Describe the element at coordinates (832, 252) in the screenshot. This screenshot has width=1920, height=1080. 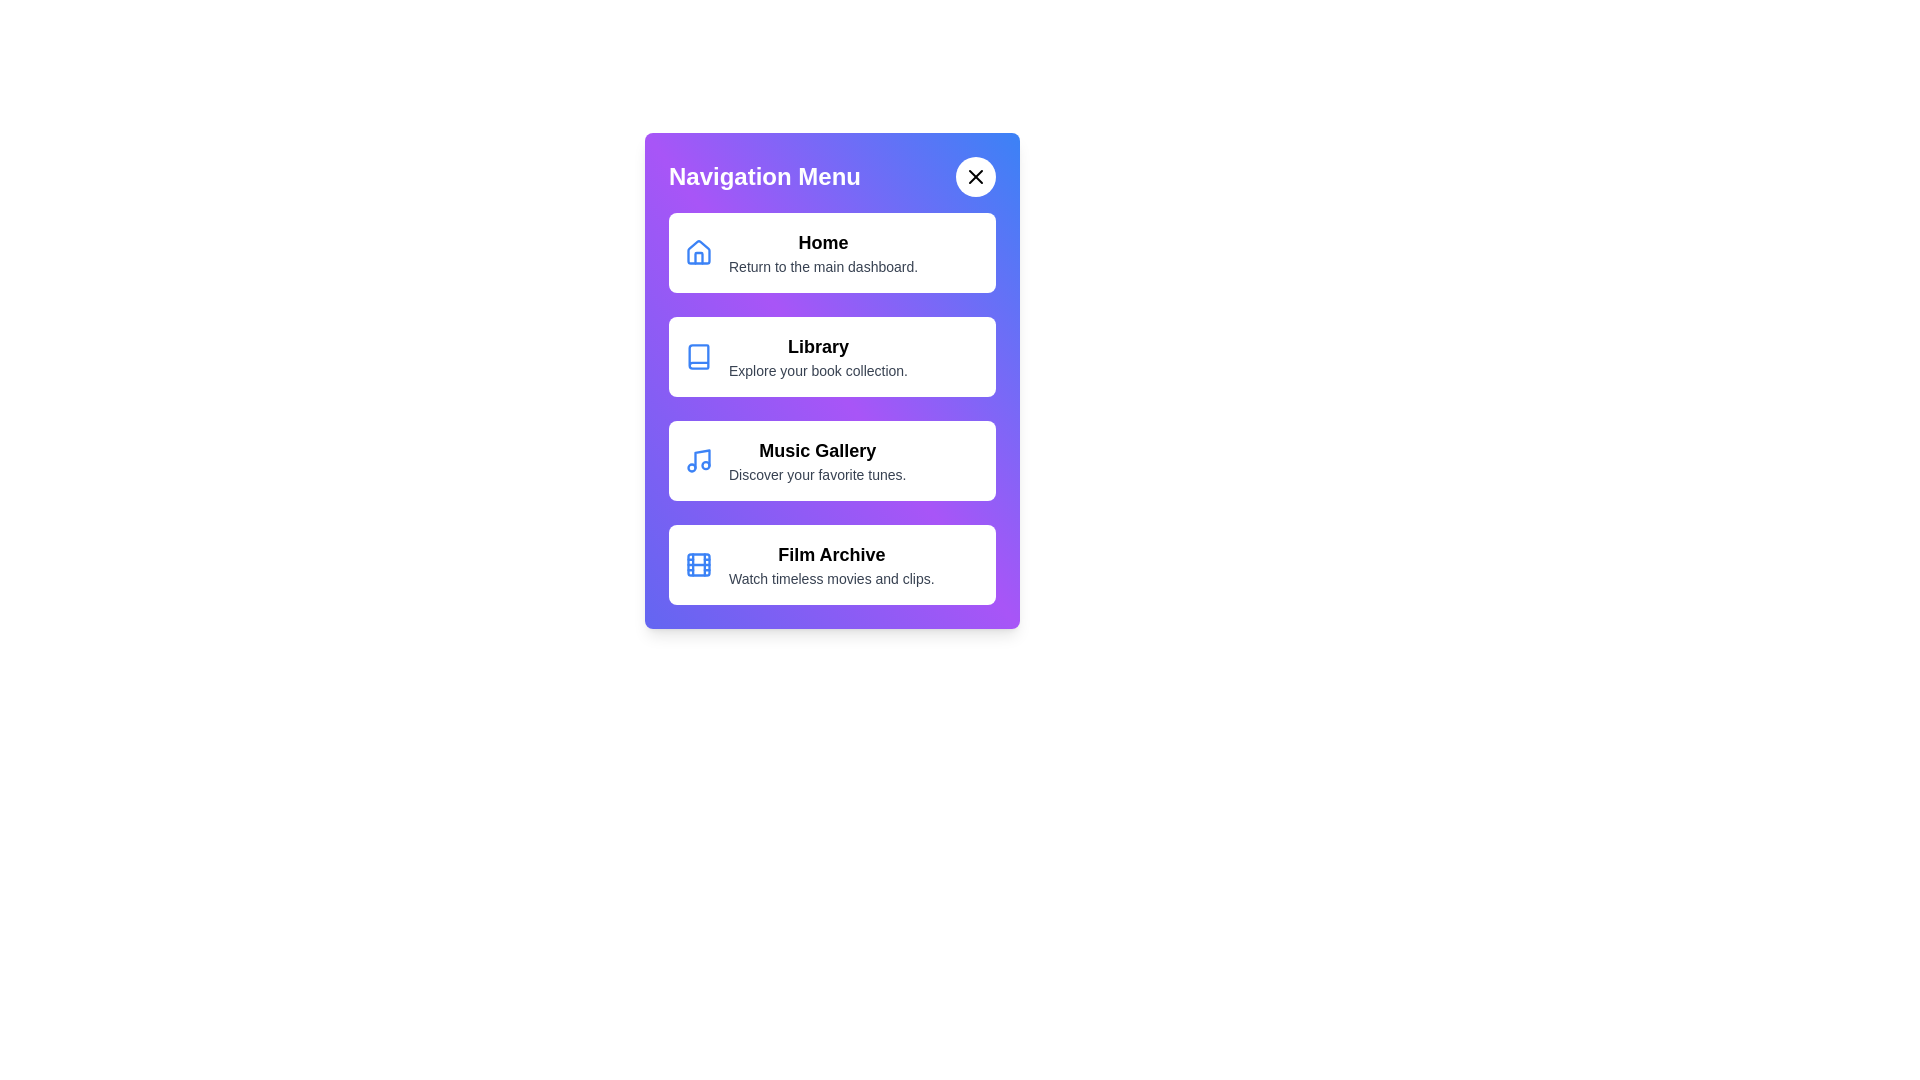
I see `the navigation menu item Home` at that location.